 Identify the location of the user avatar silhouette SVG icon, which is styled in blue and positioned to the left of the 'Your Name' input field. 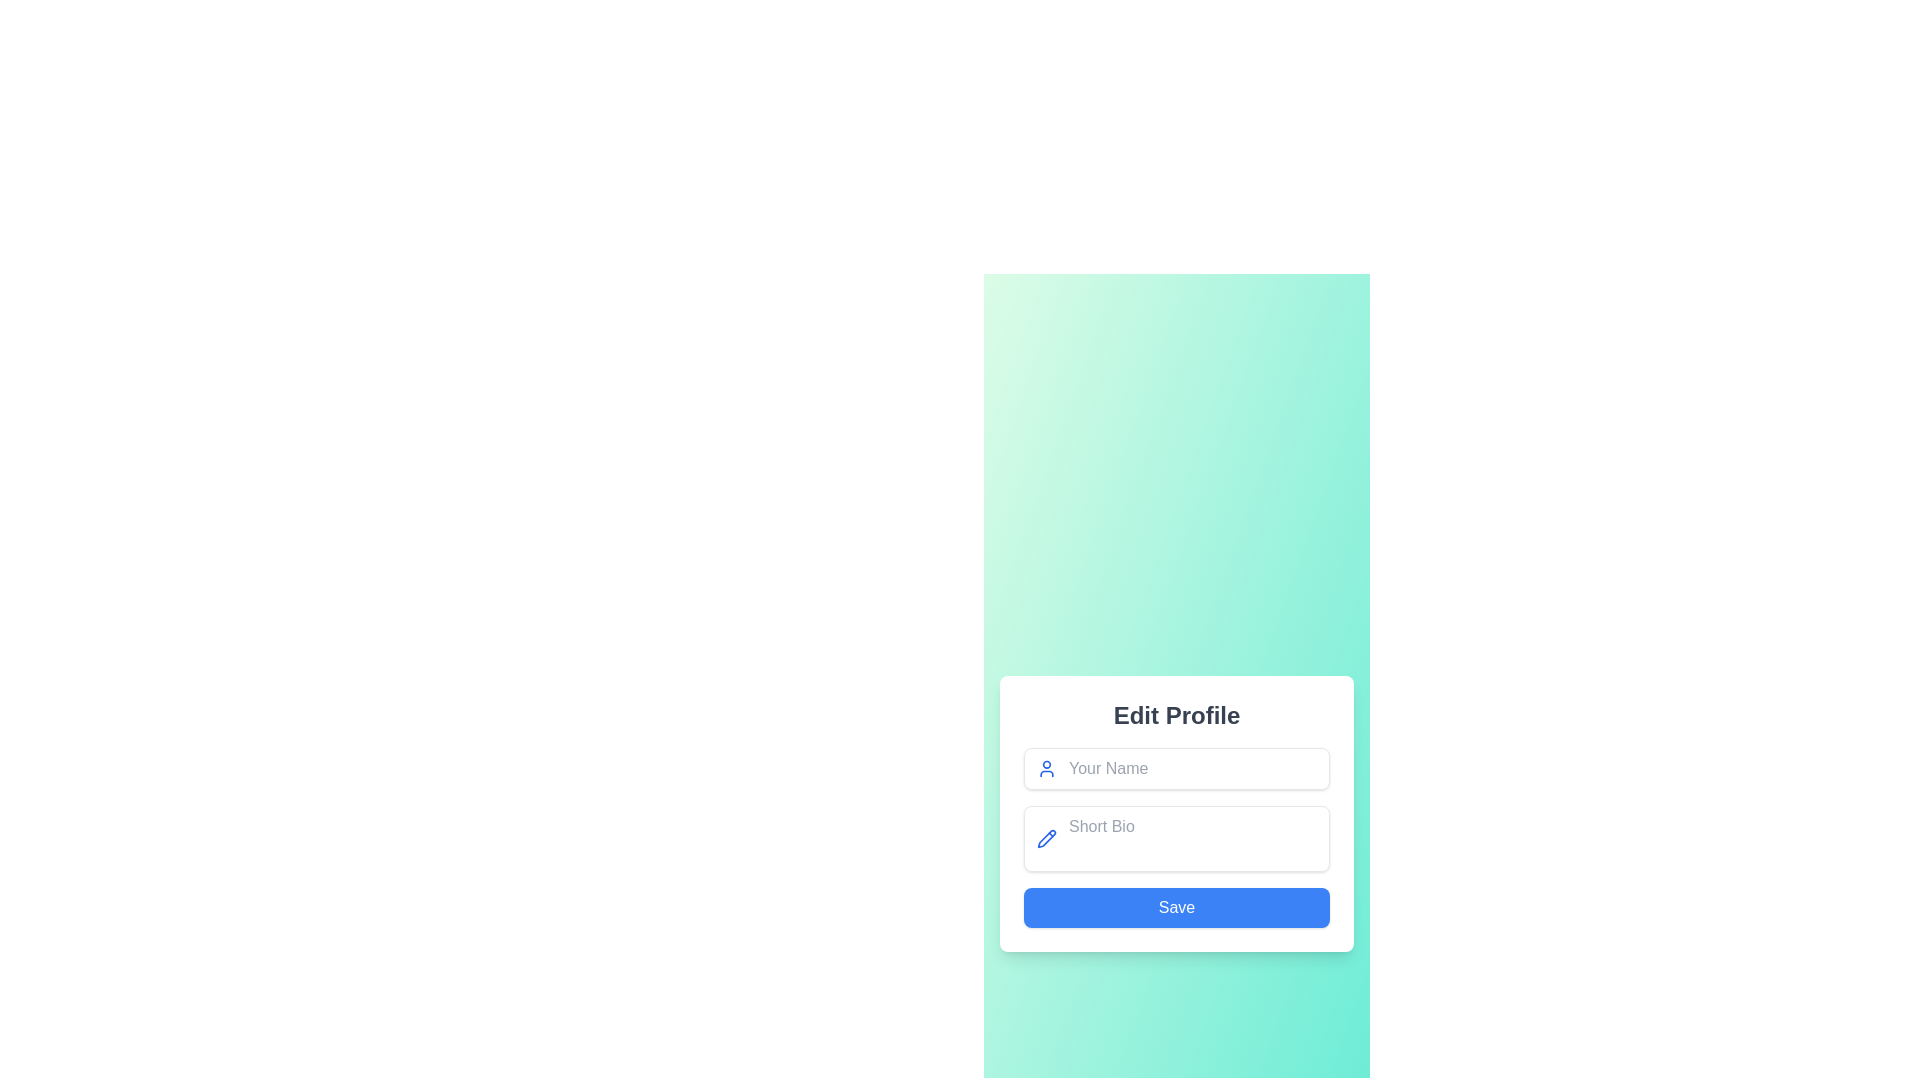
(1045, 767).